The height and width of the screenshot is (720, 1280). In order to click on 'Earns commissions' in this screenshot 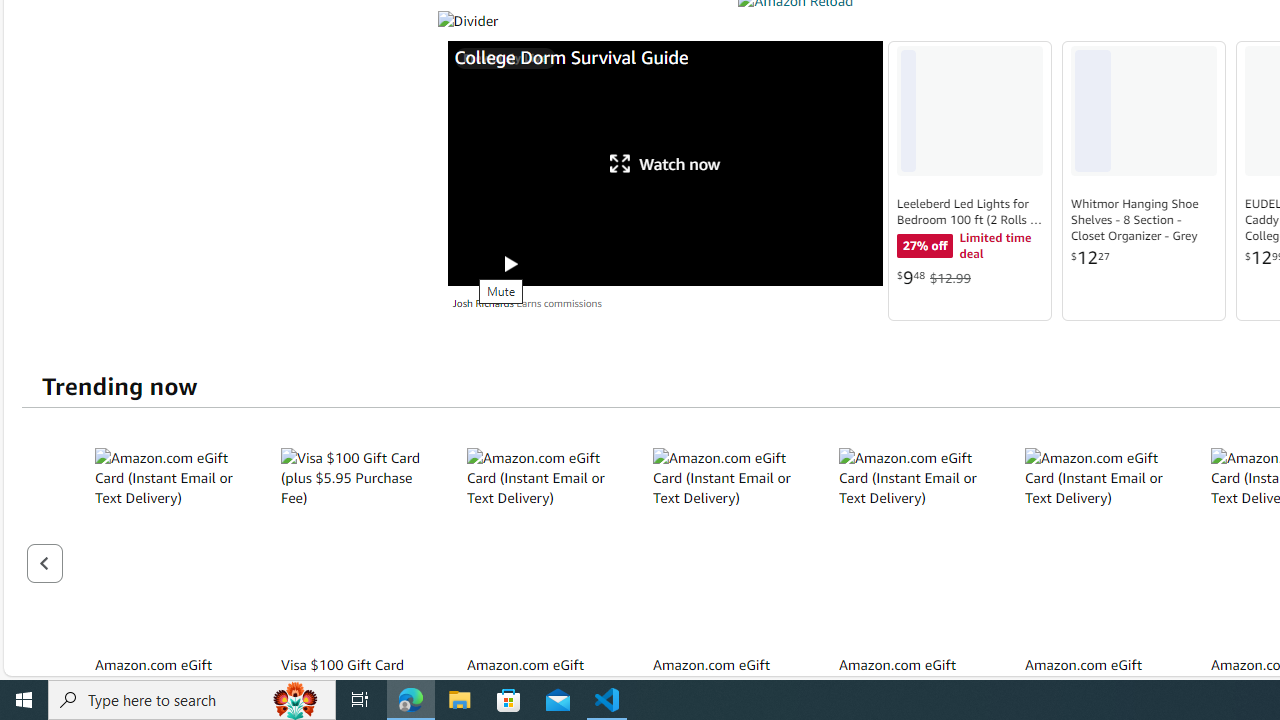, I will do `click(558, 303)`.